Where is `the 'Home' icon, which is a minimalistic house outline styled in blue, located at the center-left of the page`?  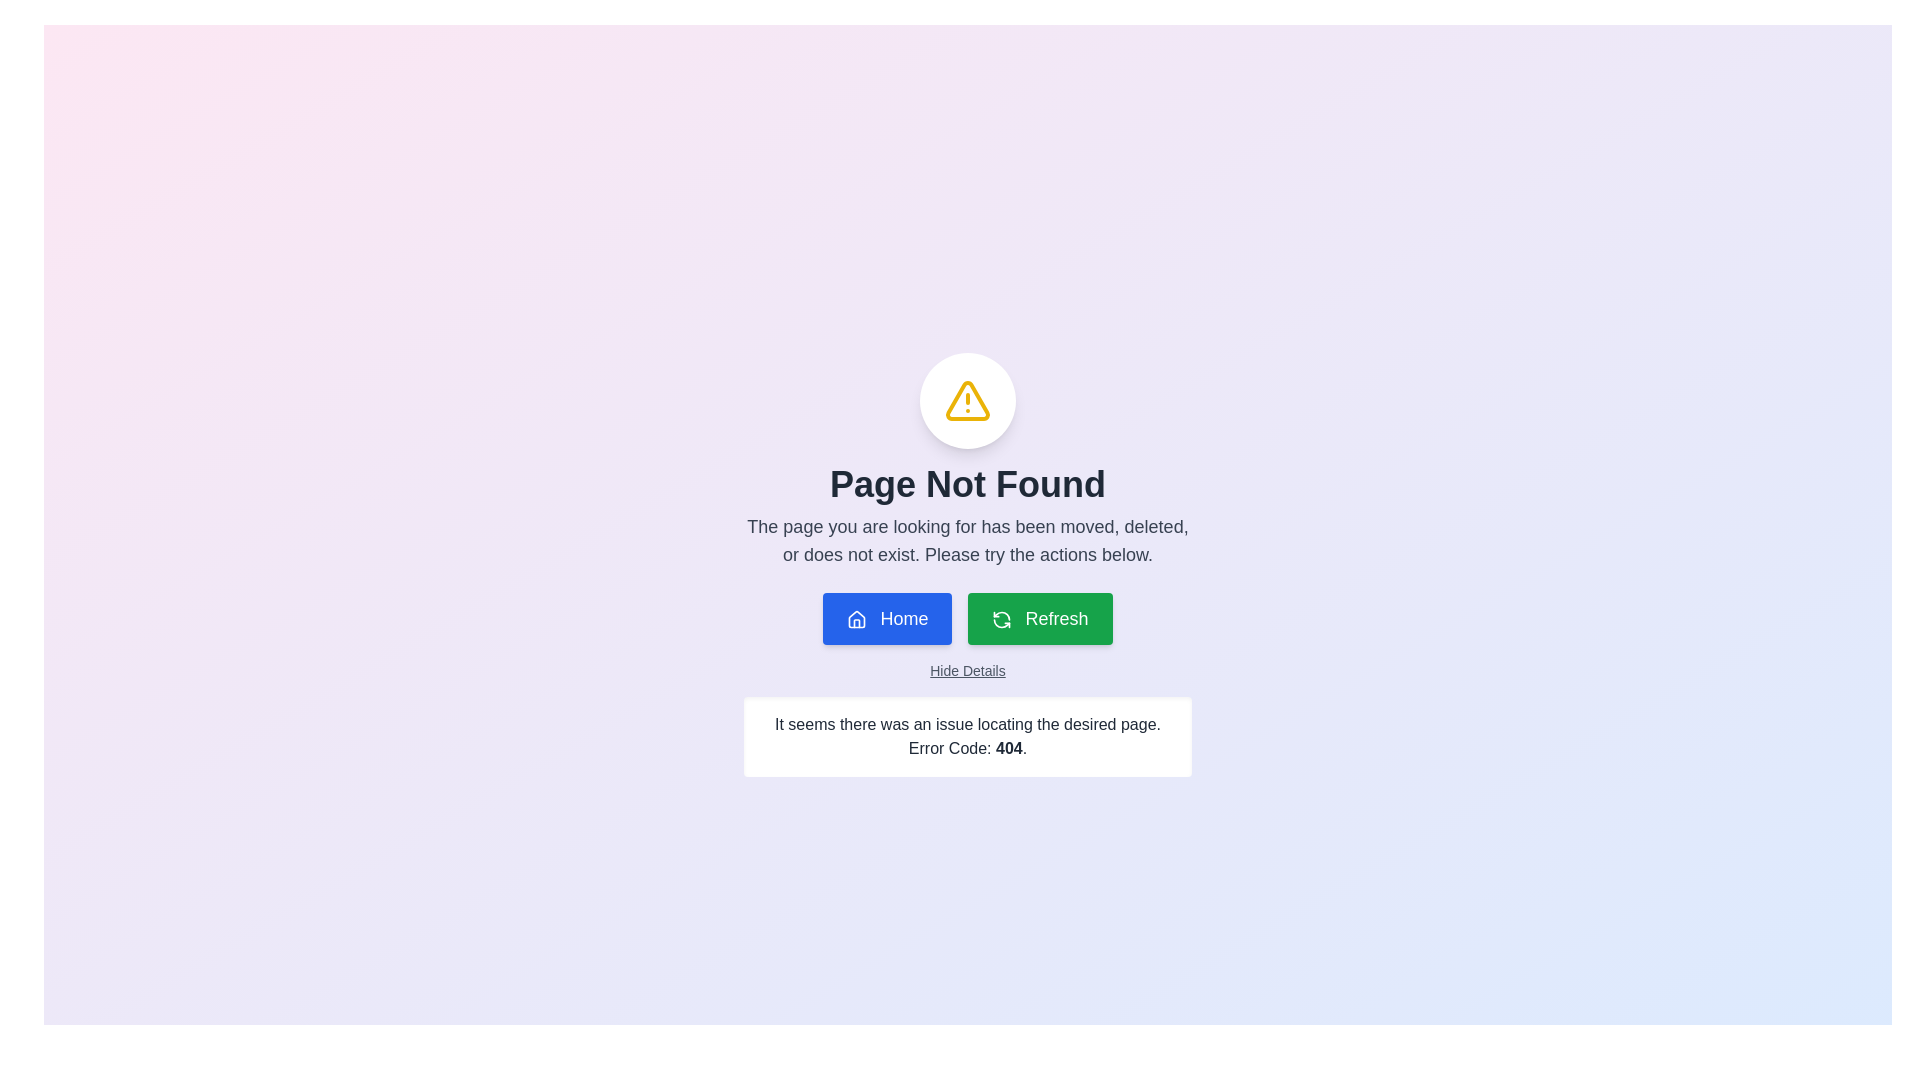
the 'Home' icon, which is a minimalistic house outline styled in blue, located at the center-left of the page is located at coordinates (857, 618).